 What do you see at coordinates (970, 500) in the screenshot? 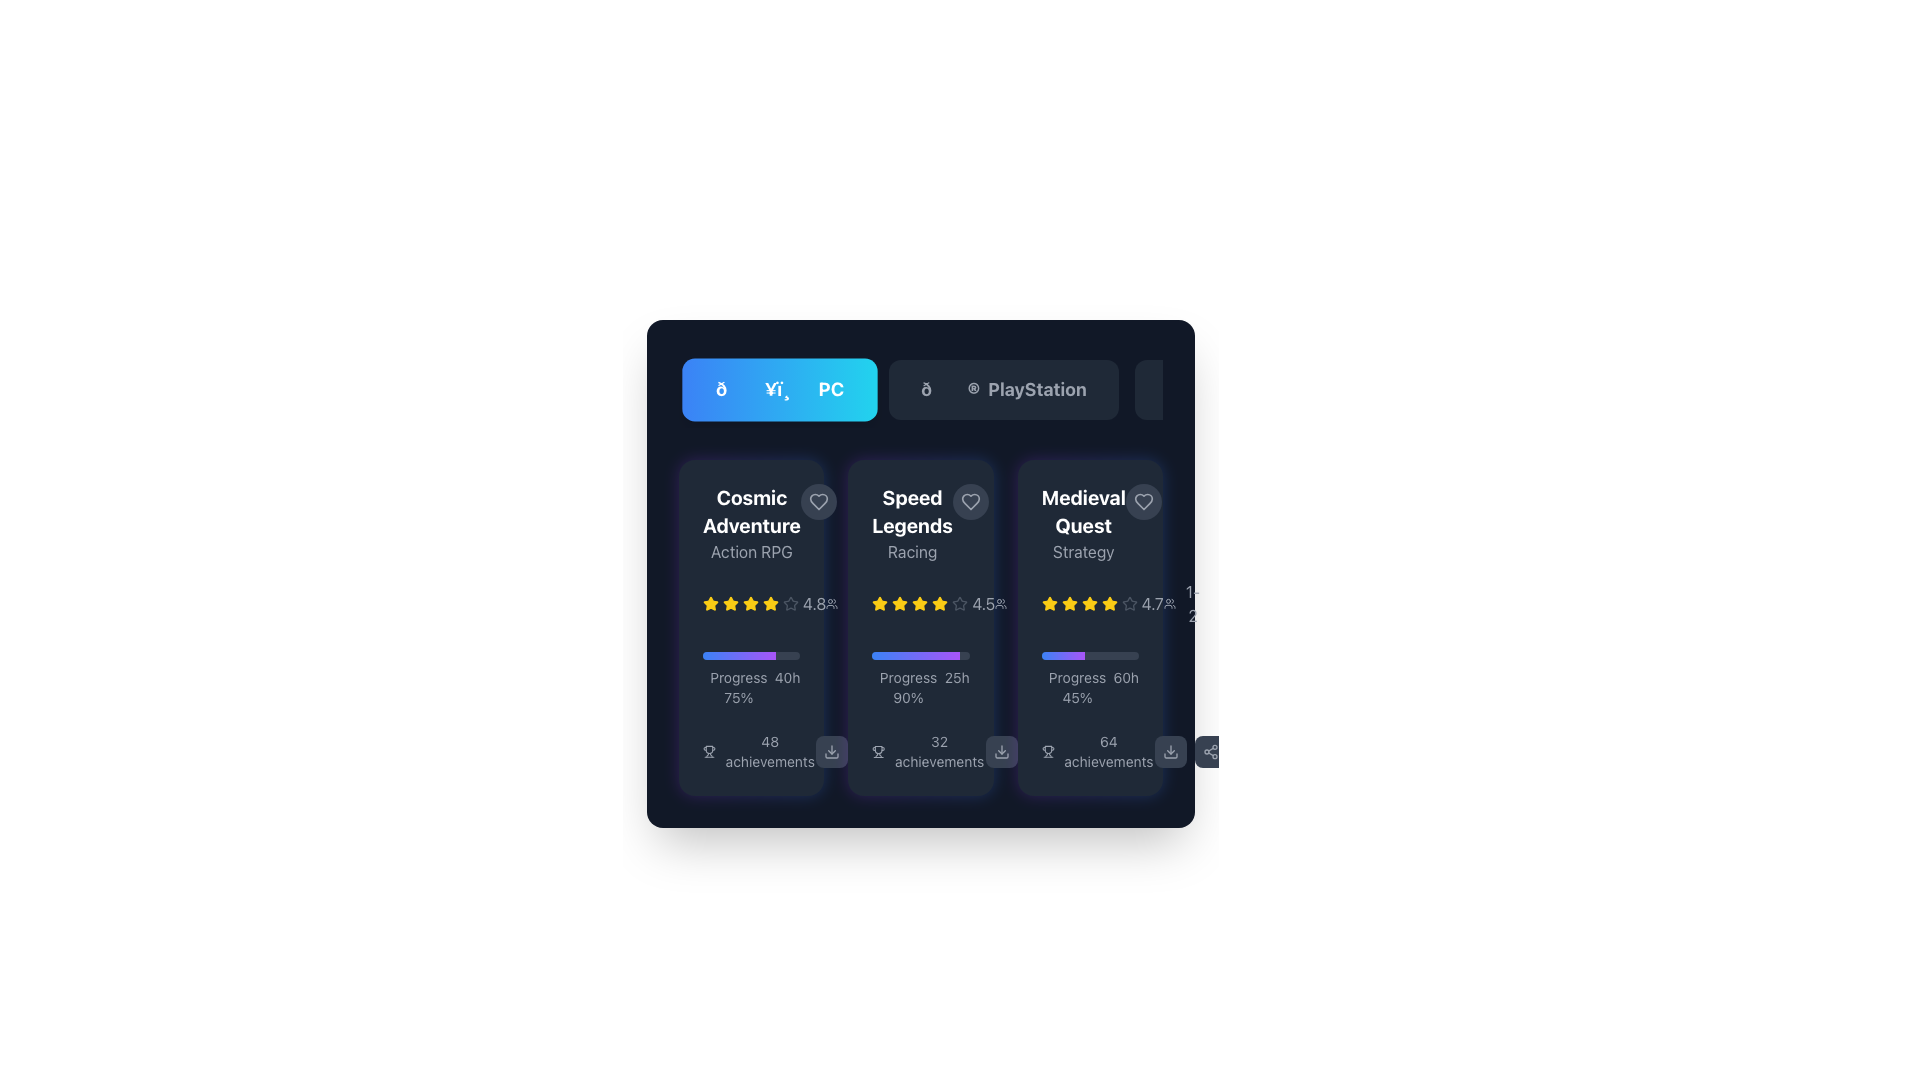
I see `the heart-shaped icon button located in the top-right corner of the second card, adjacent to the 'Speed Legends' title` at bounding box center [970, 500].